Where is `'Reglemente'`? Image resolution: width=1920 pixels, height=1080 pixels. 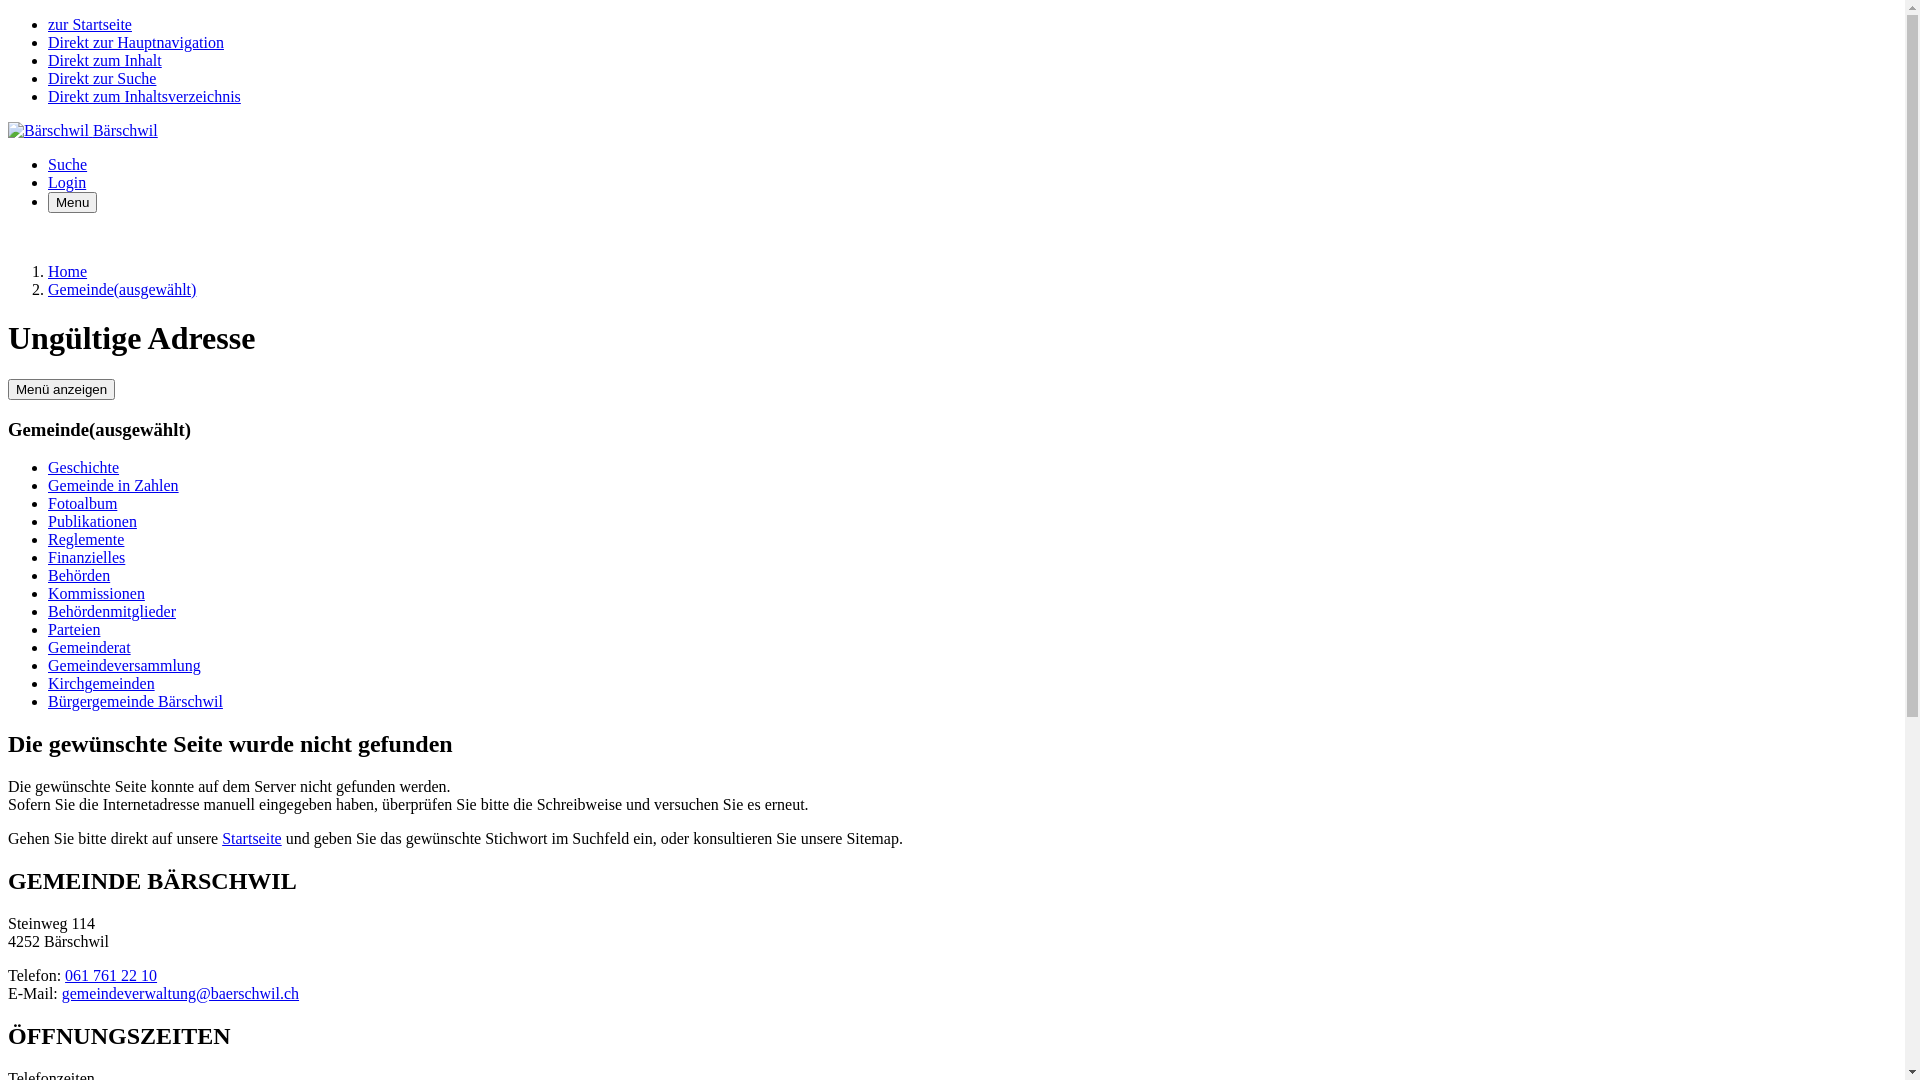 'Reglemente' is located at coordinates (85, 538).